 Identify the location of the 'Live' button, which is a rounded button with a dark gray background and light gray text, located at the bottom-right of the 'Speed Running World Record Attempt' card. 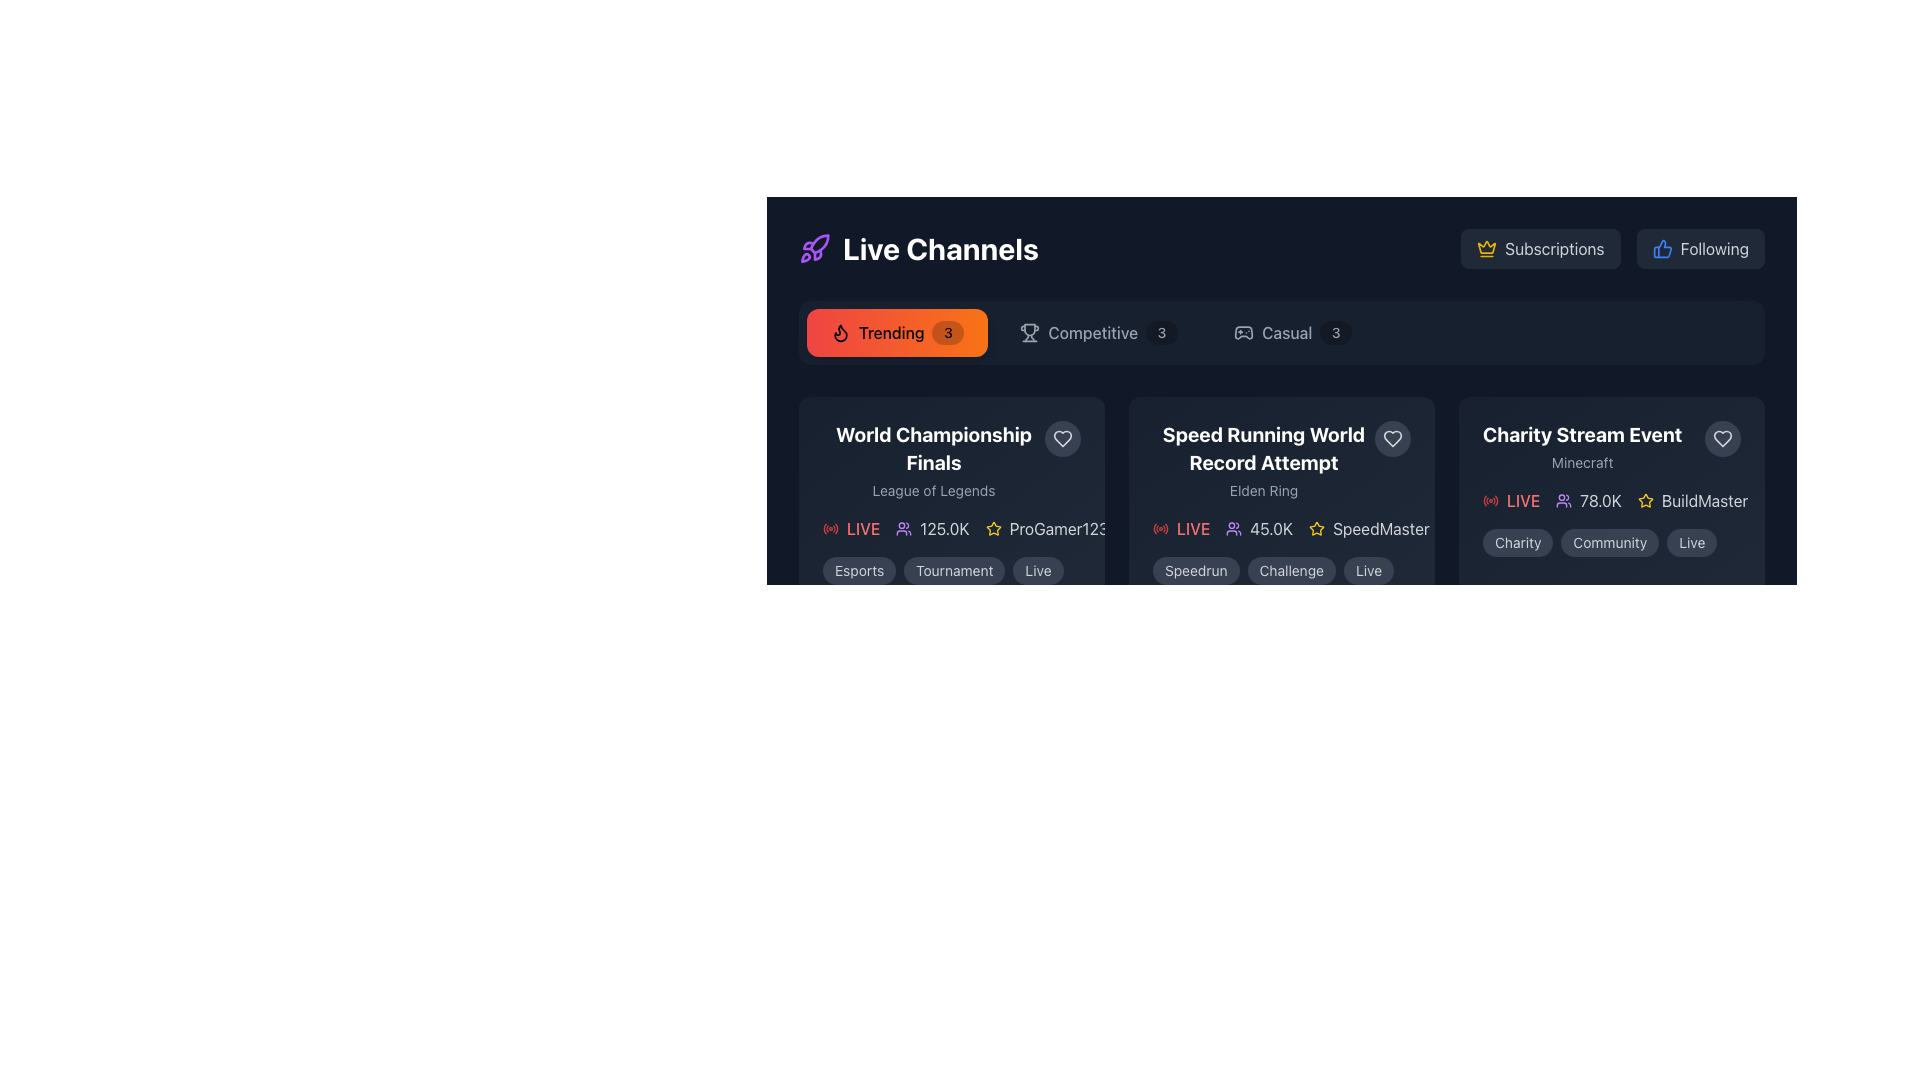
(1367, 570).